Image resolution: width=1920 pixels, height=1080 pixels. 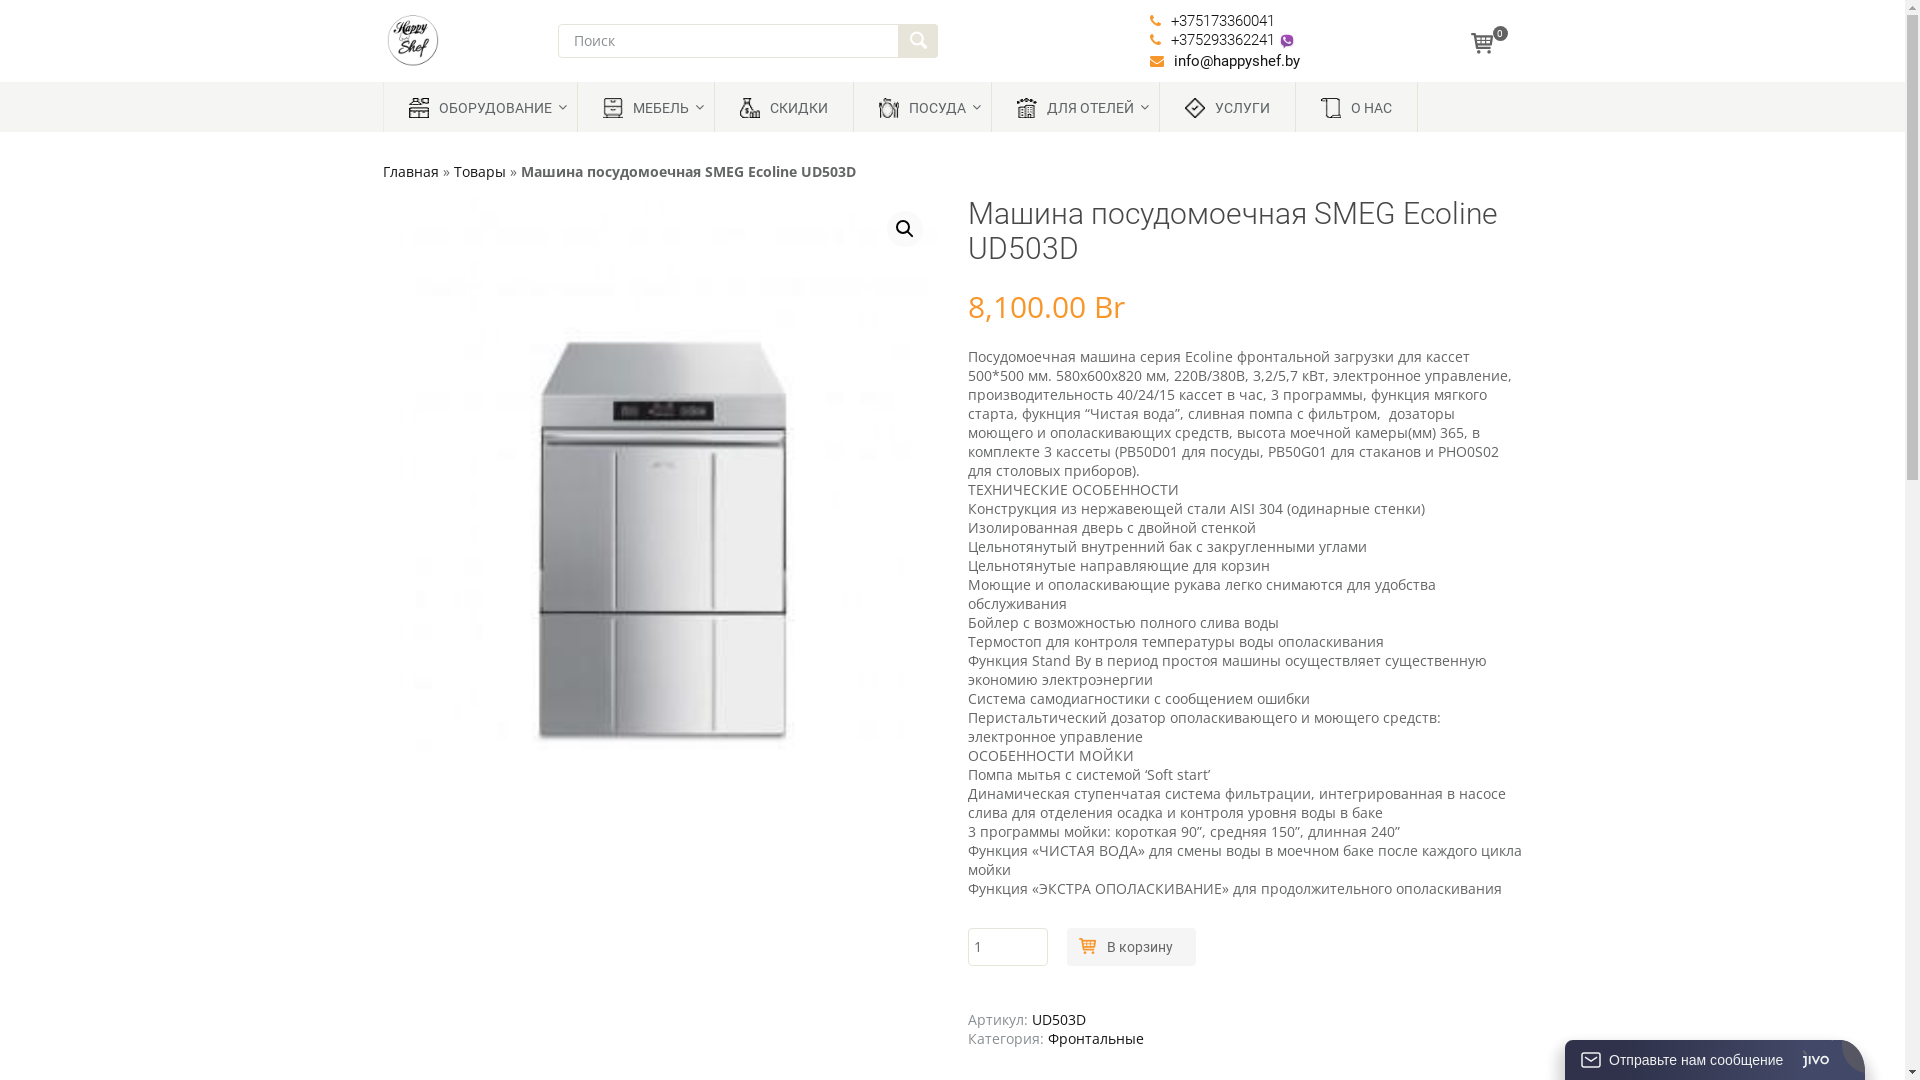 I want to click on '+375293362241', so click(x=1171, y=39).